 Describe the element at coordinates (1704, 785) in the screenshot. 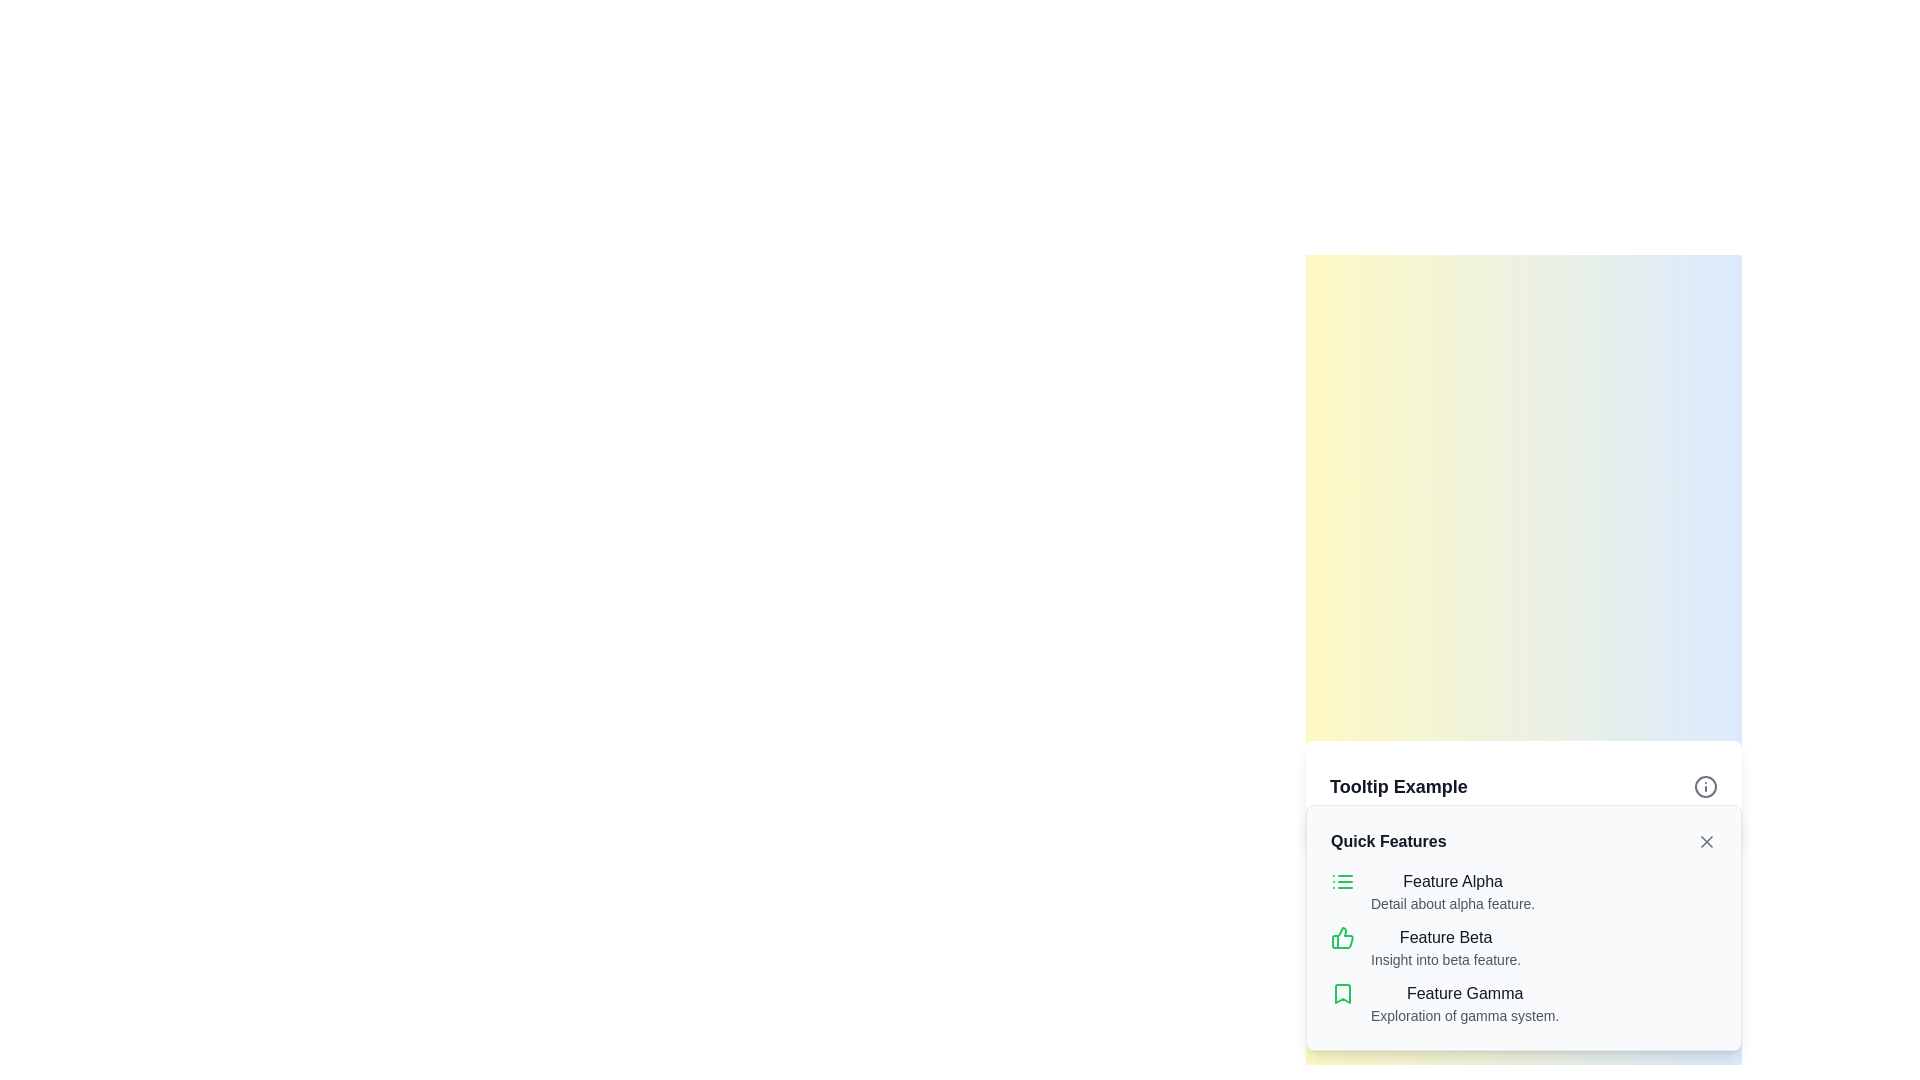

I see `the circular shape icon located in the top-right corner of the card titled 'Tooltip Example'` at that location.